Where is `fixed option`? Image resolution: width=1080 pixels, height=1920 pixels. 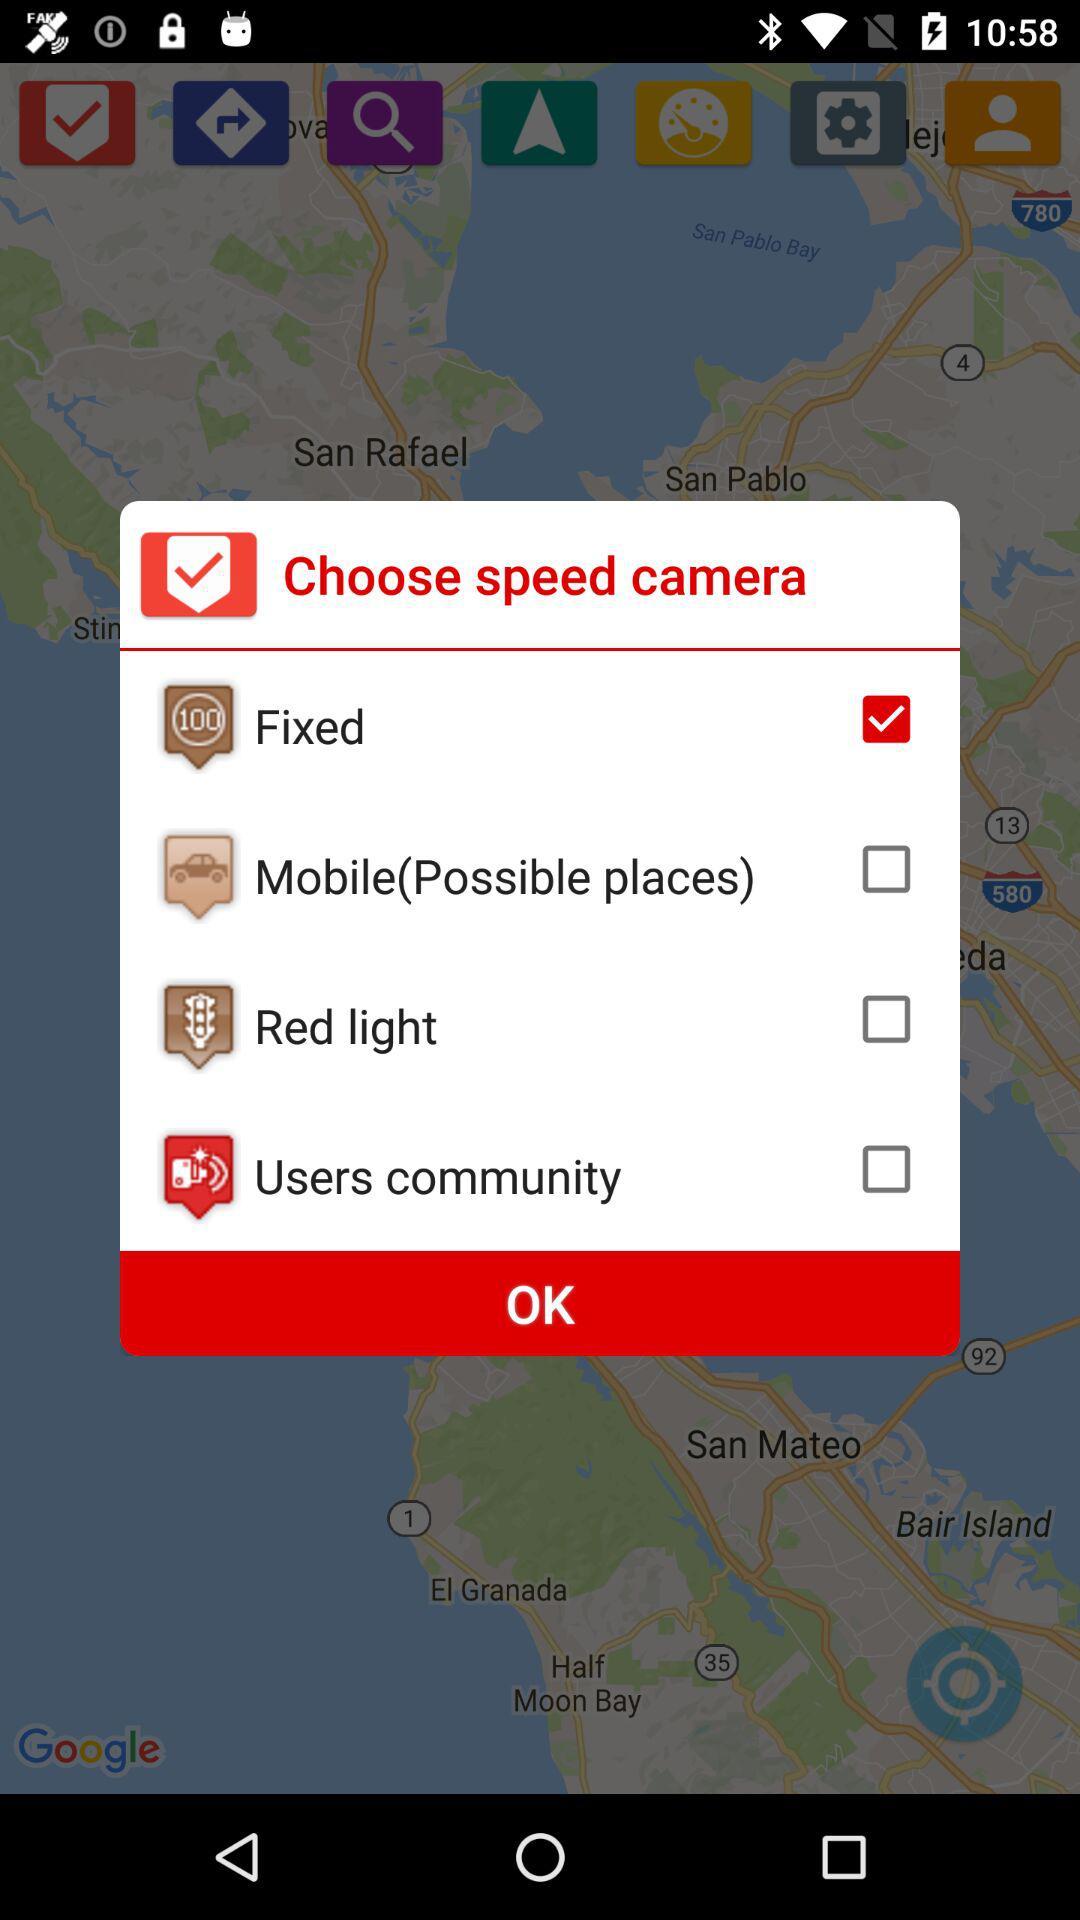 fixed option is located at coordinates (885, 719).